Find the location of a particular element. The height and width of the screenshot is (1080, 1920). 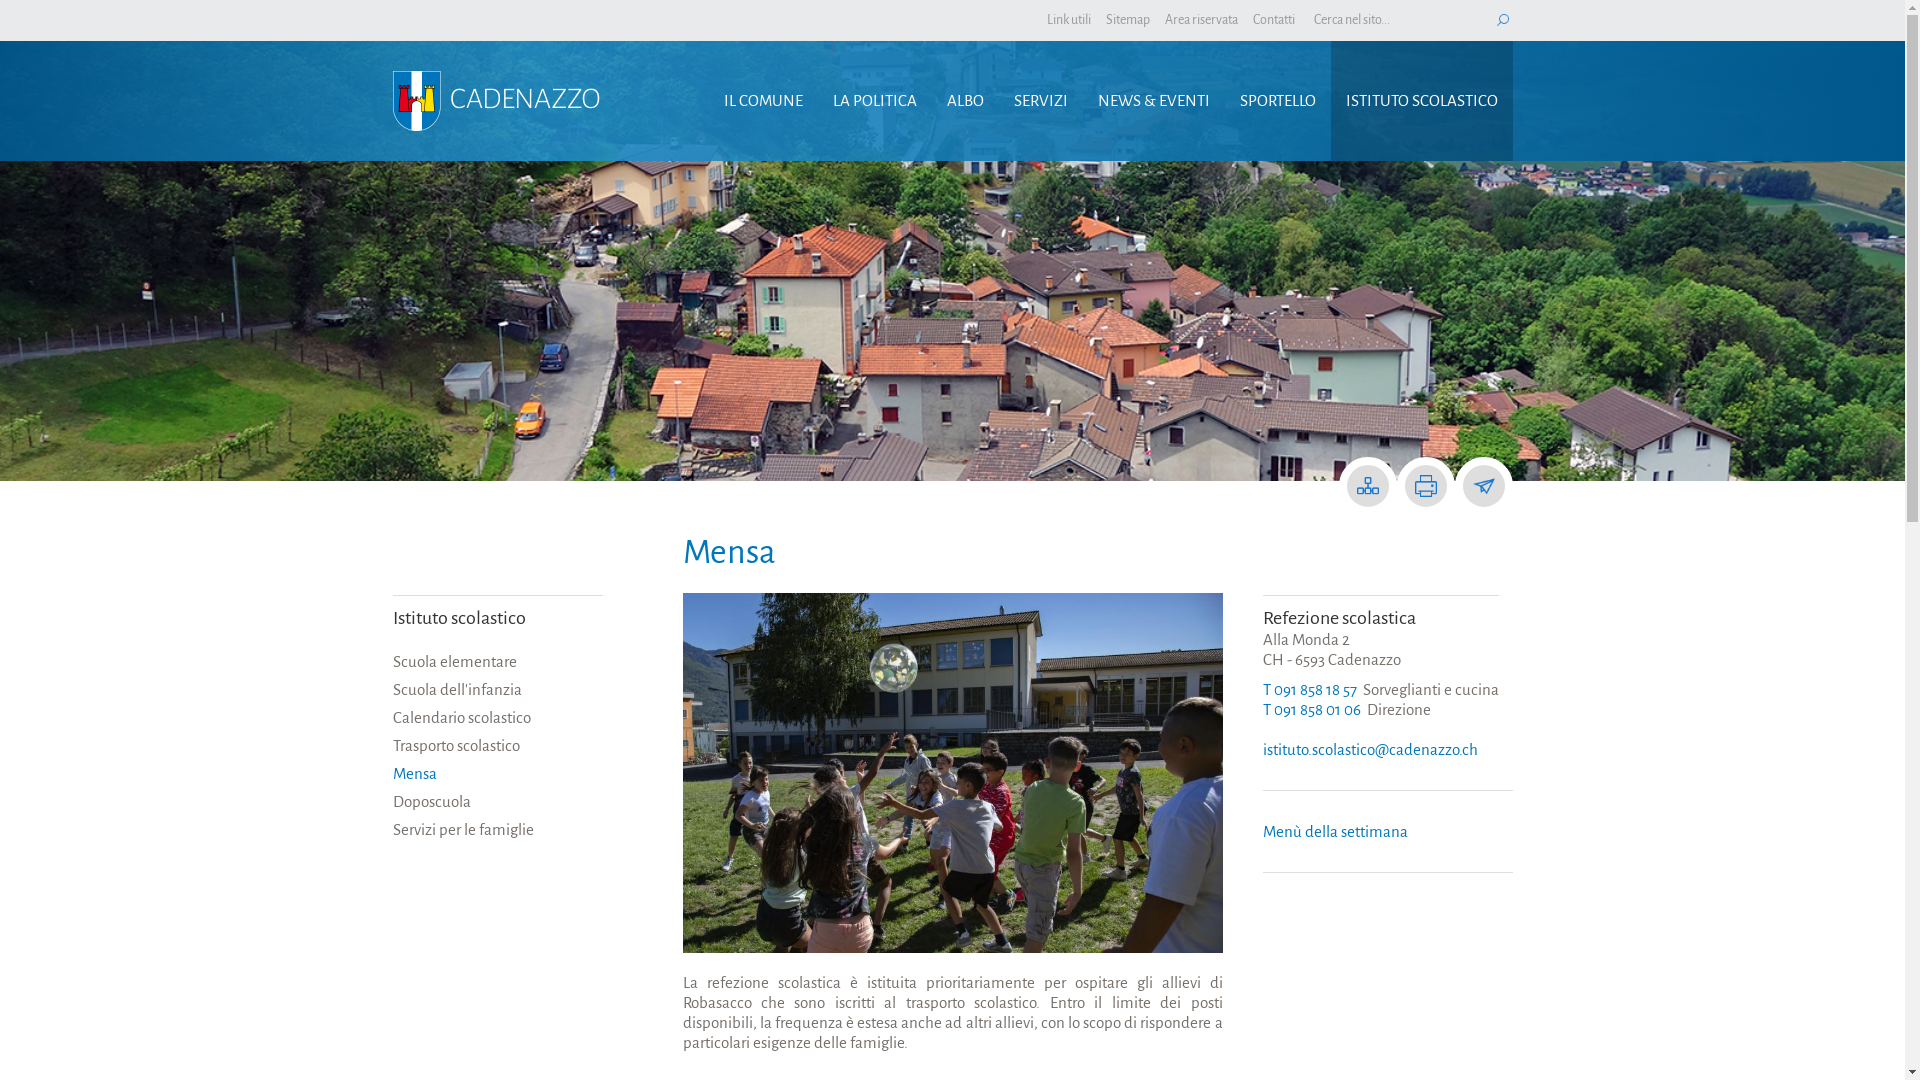

'LA POLITICA' is located at coordinates (817, 100).